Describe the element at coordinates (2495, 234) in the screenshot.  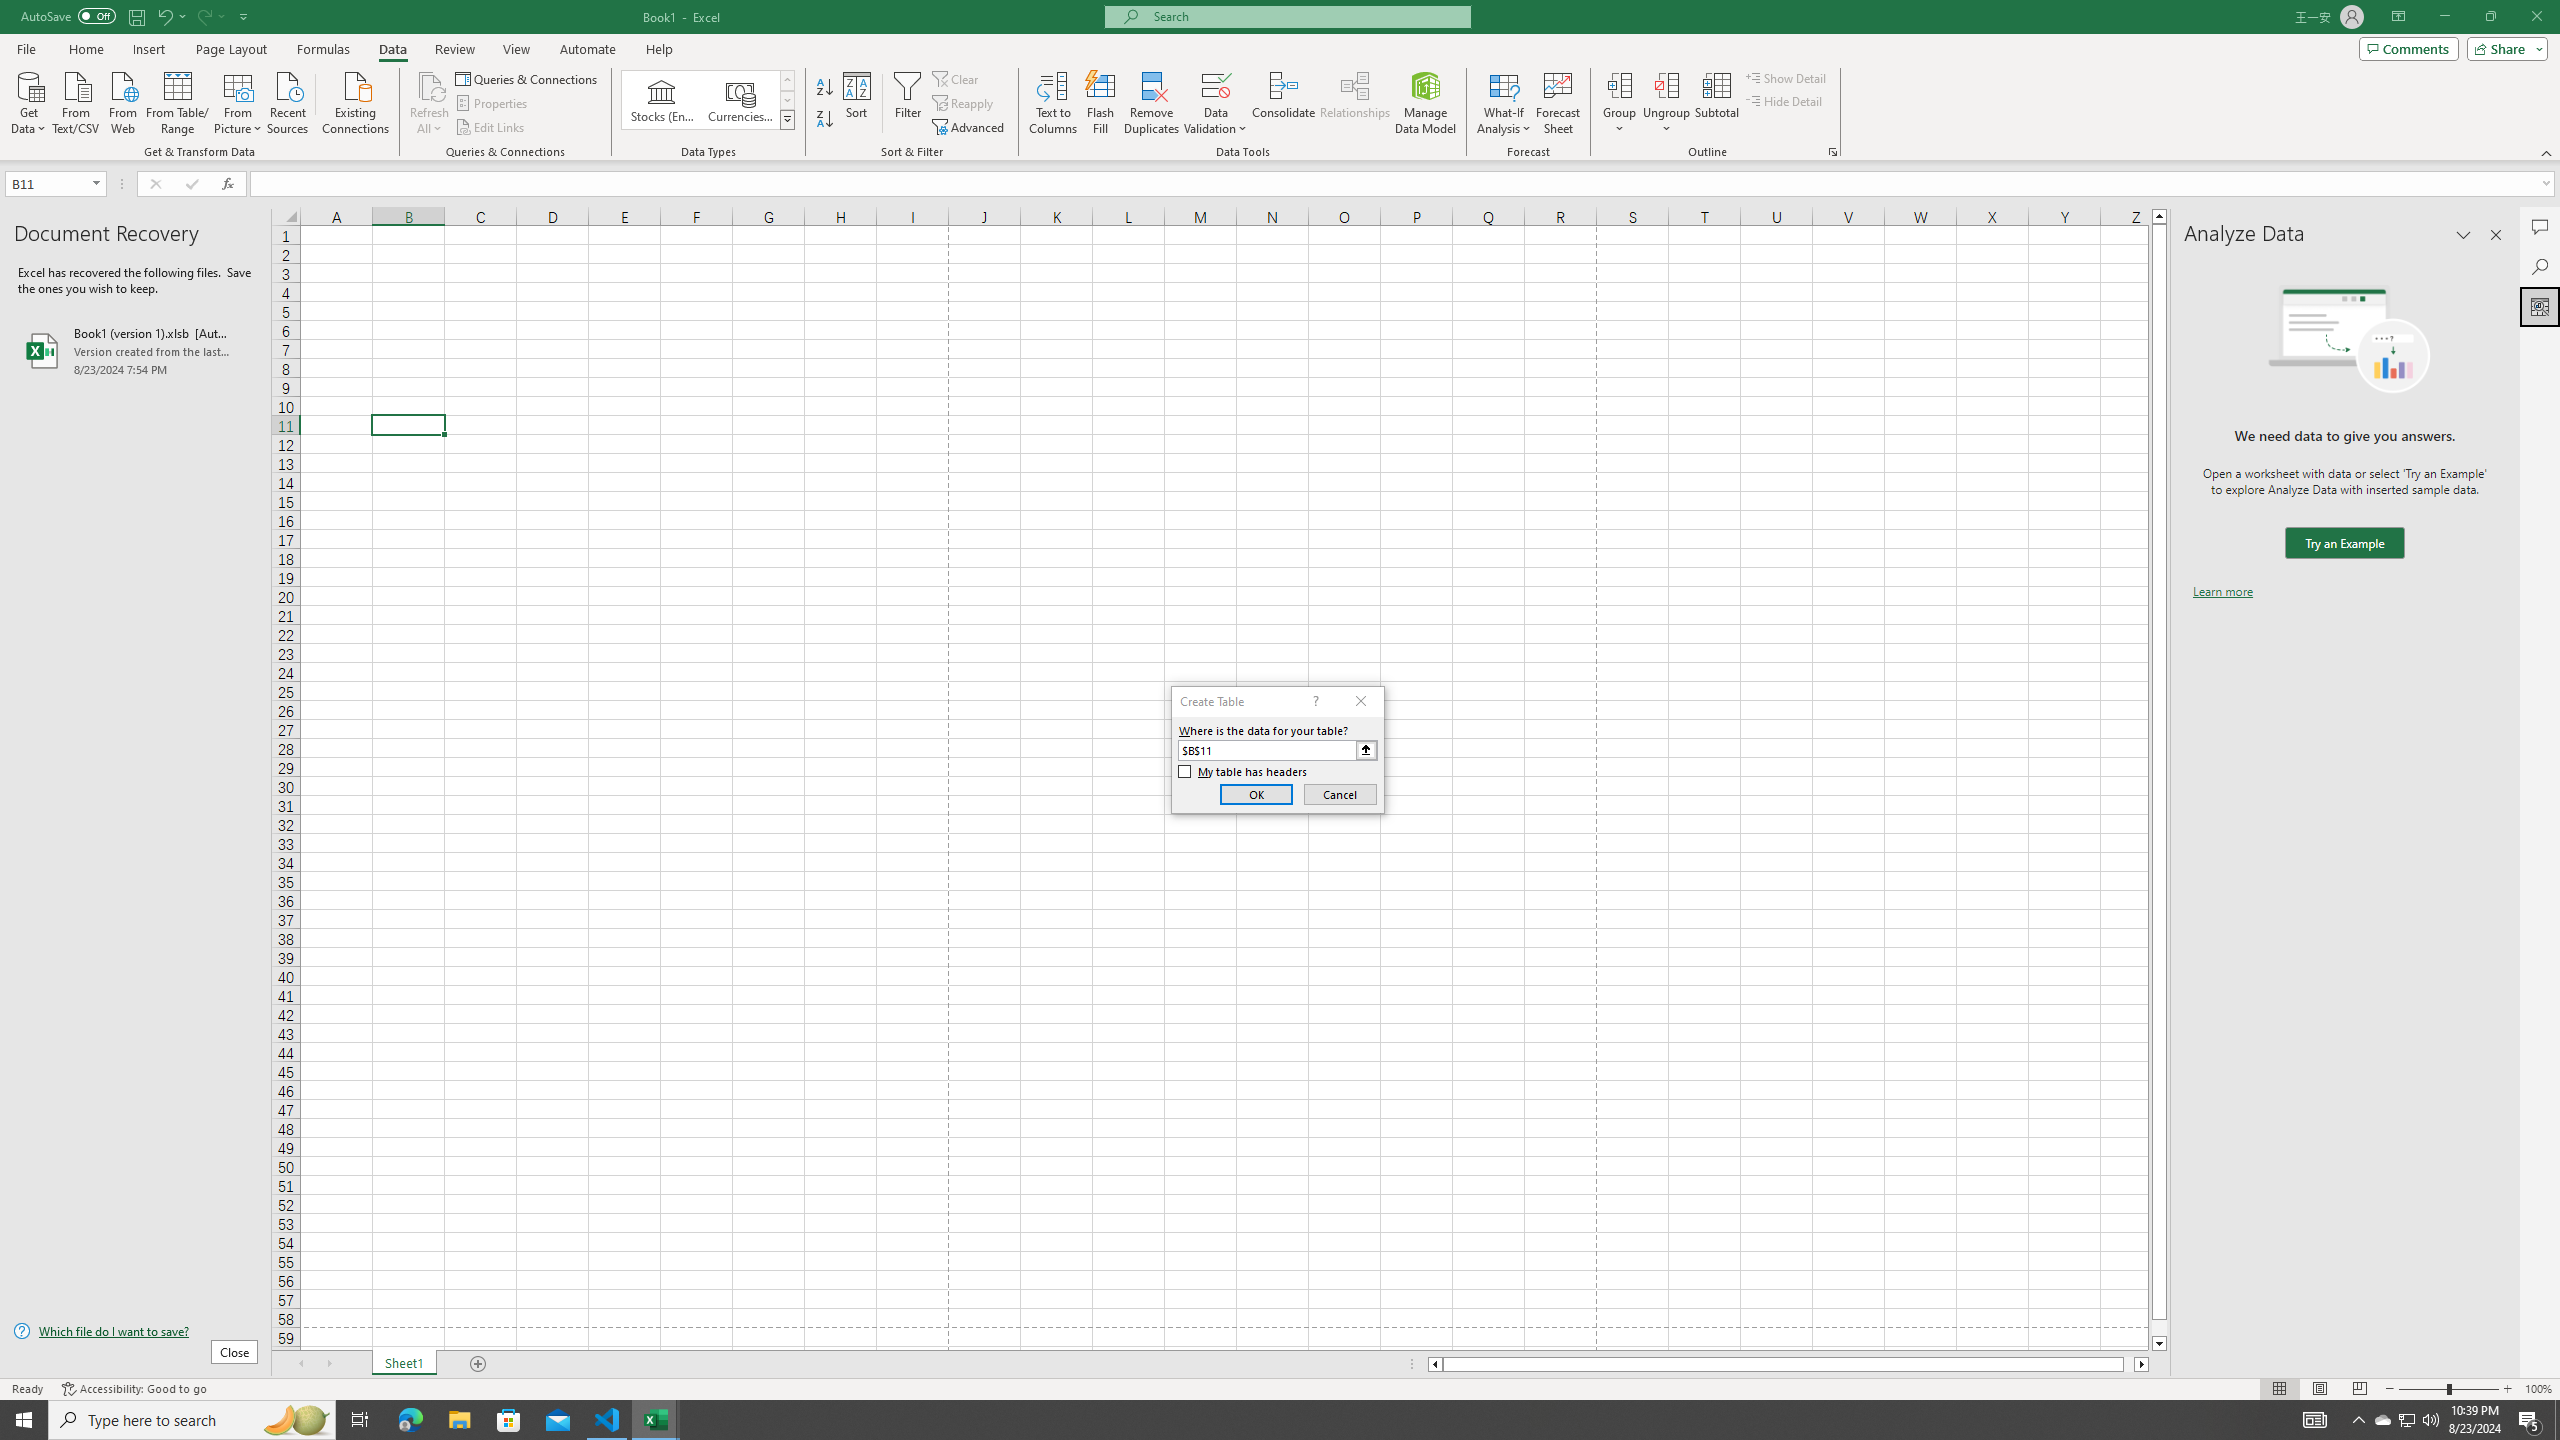
I see `'Close pane'` at that location.